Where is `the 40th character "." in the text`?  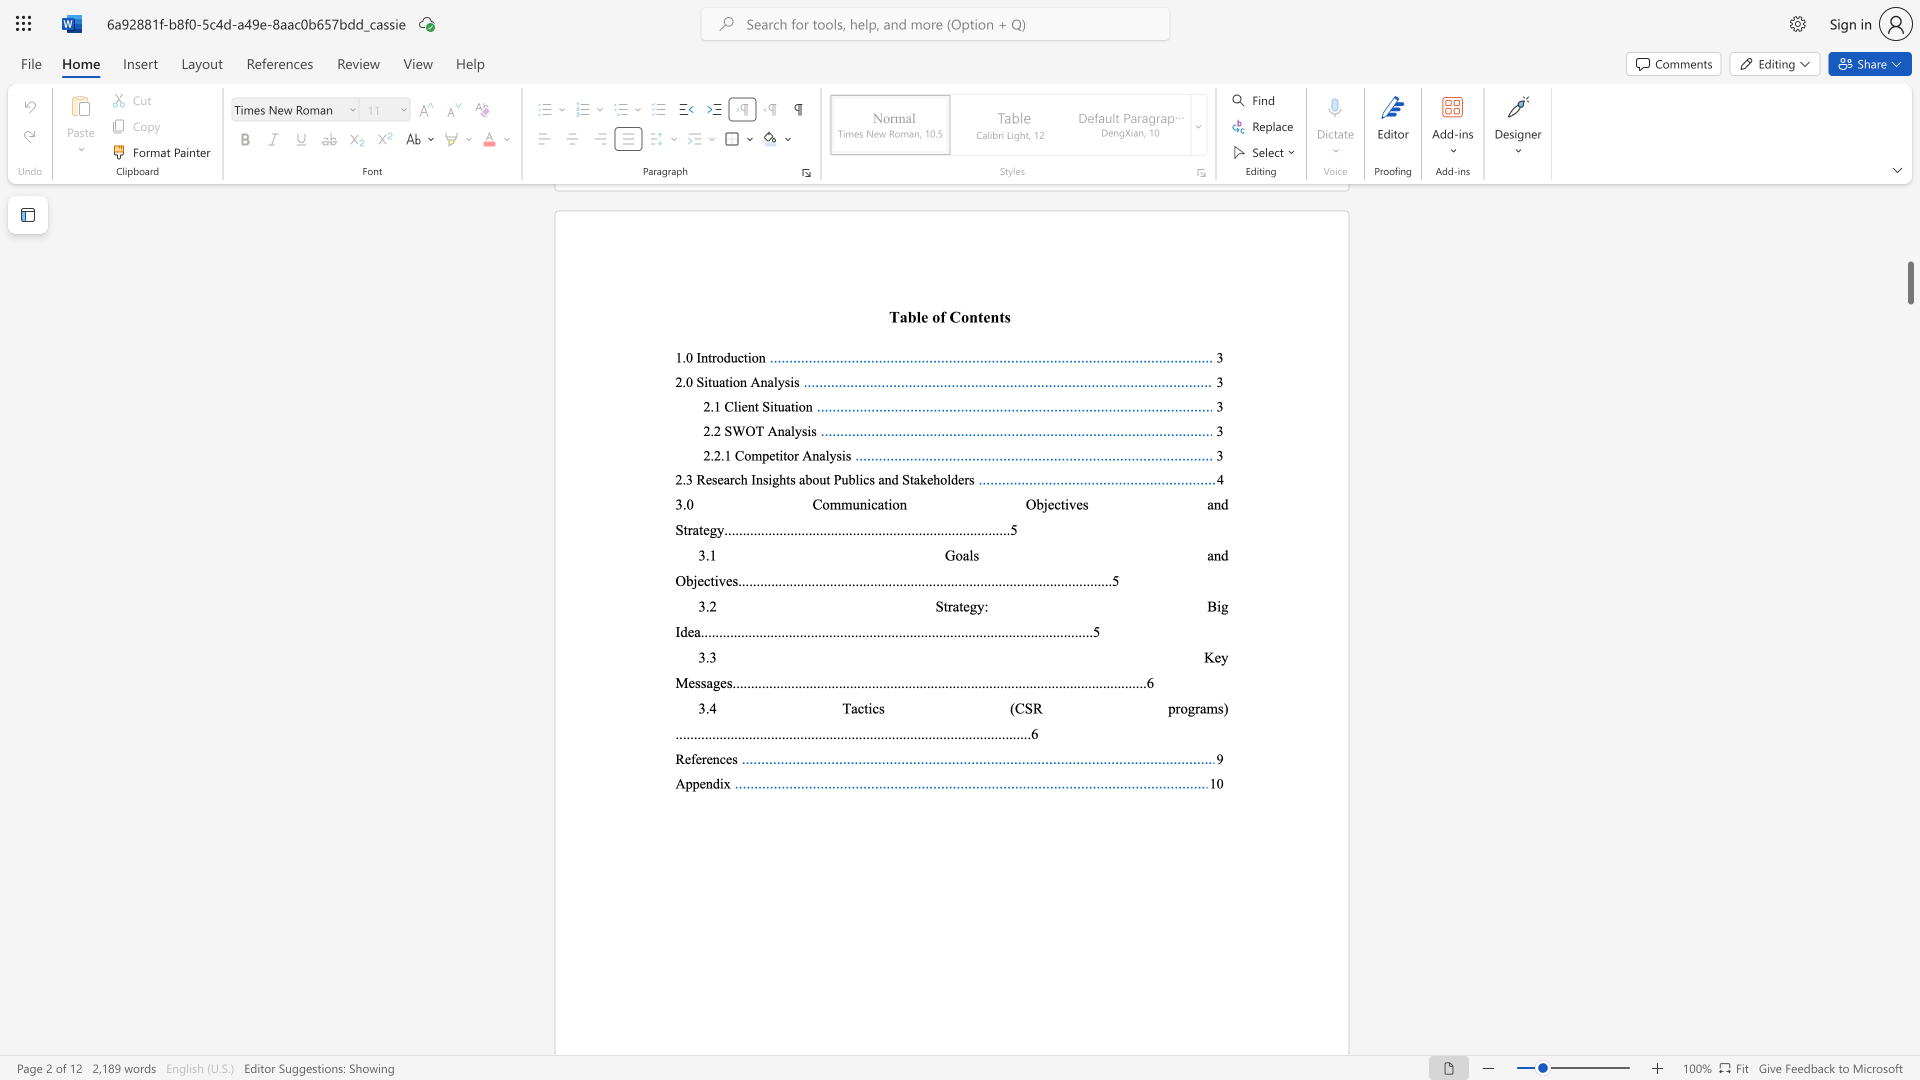 the 40th character "." in the text is located at coordinates (877, 681).